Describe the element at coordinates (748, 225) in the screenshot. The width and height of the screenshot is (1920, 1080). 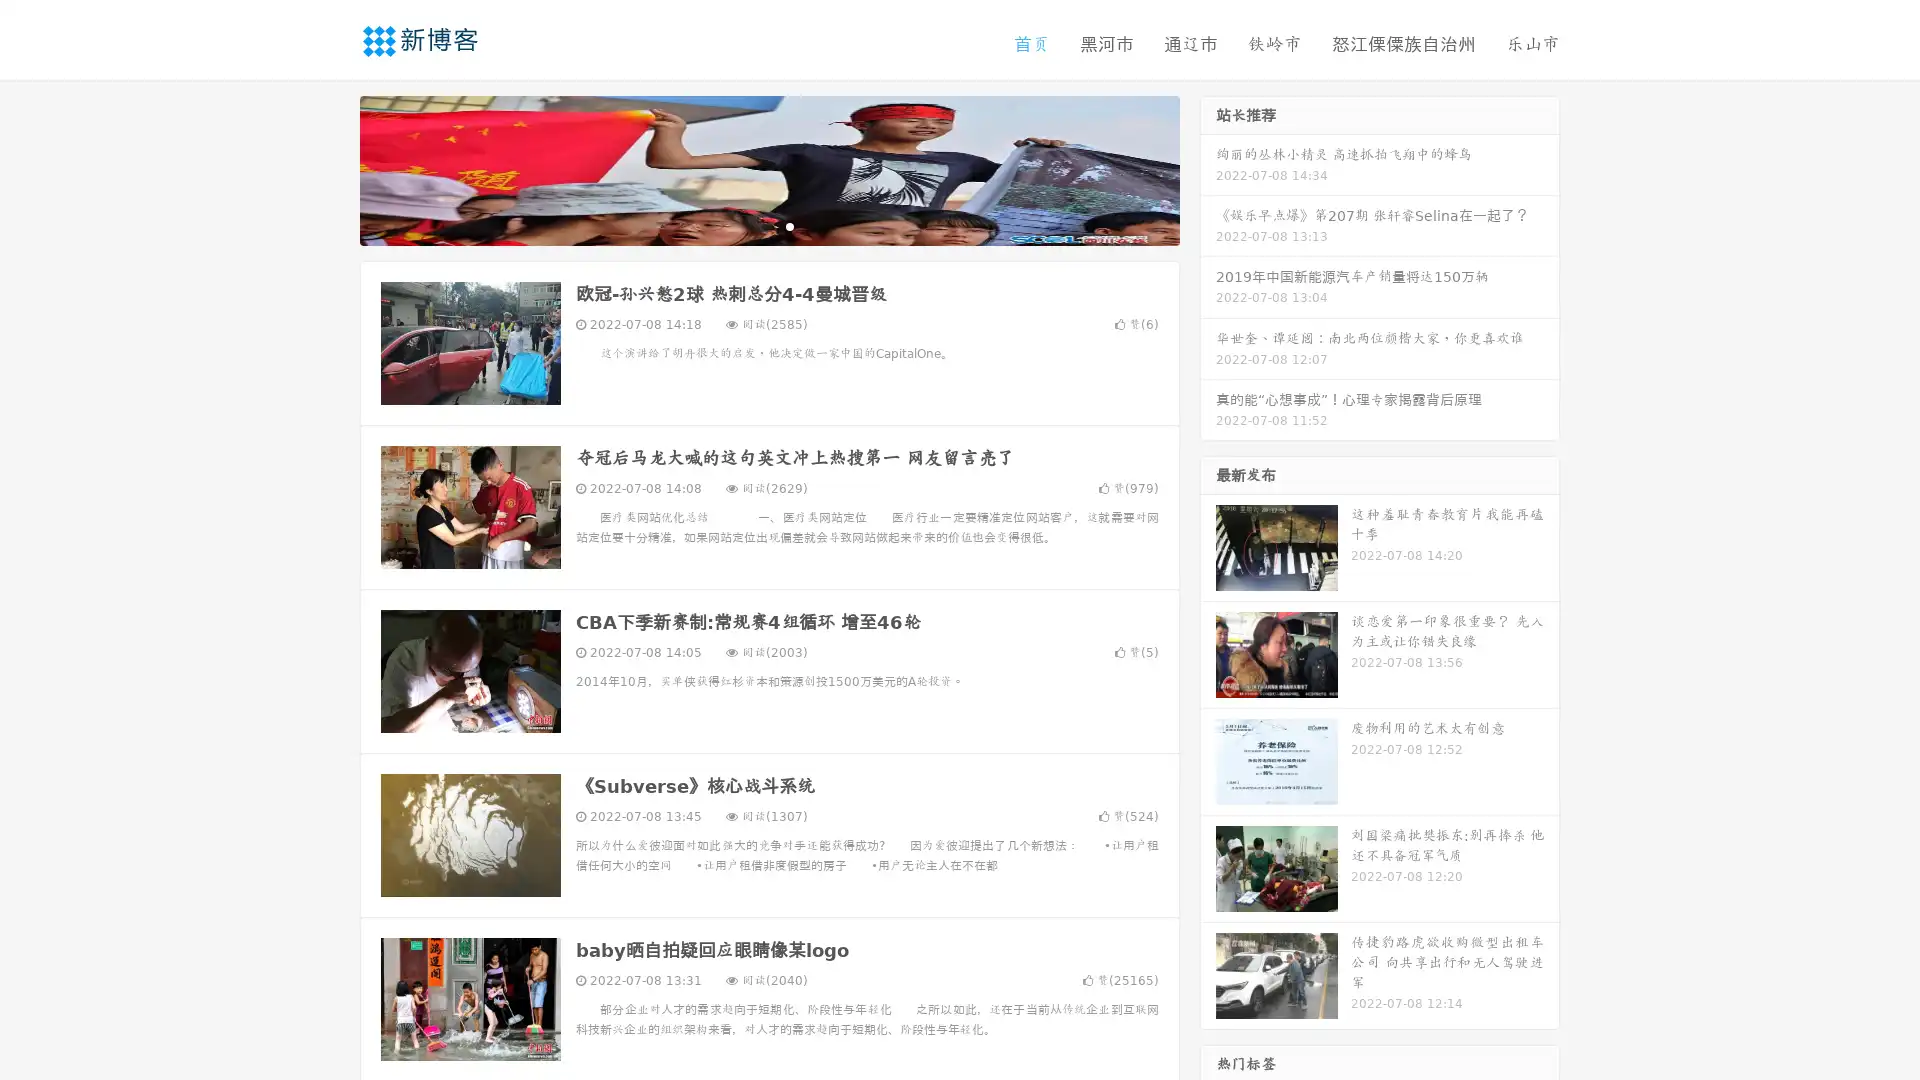
I see `Go to slide 1` at that location.